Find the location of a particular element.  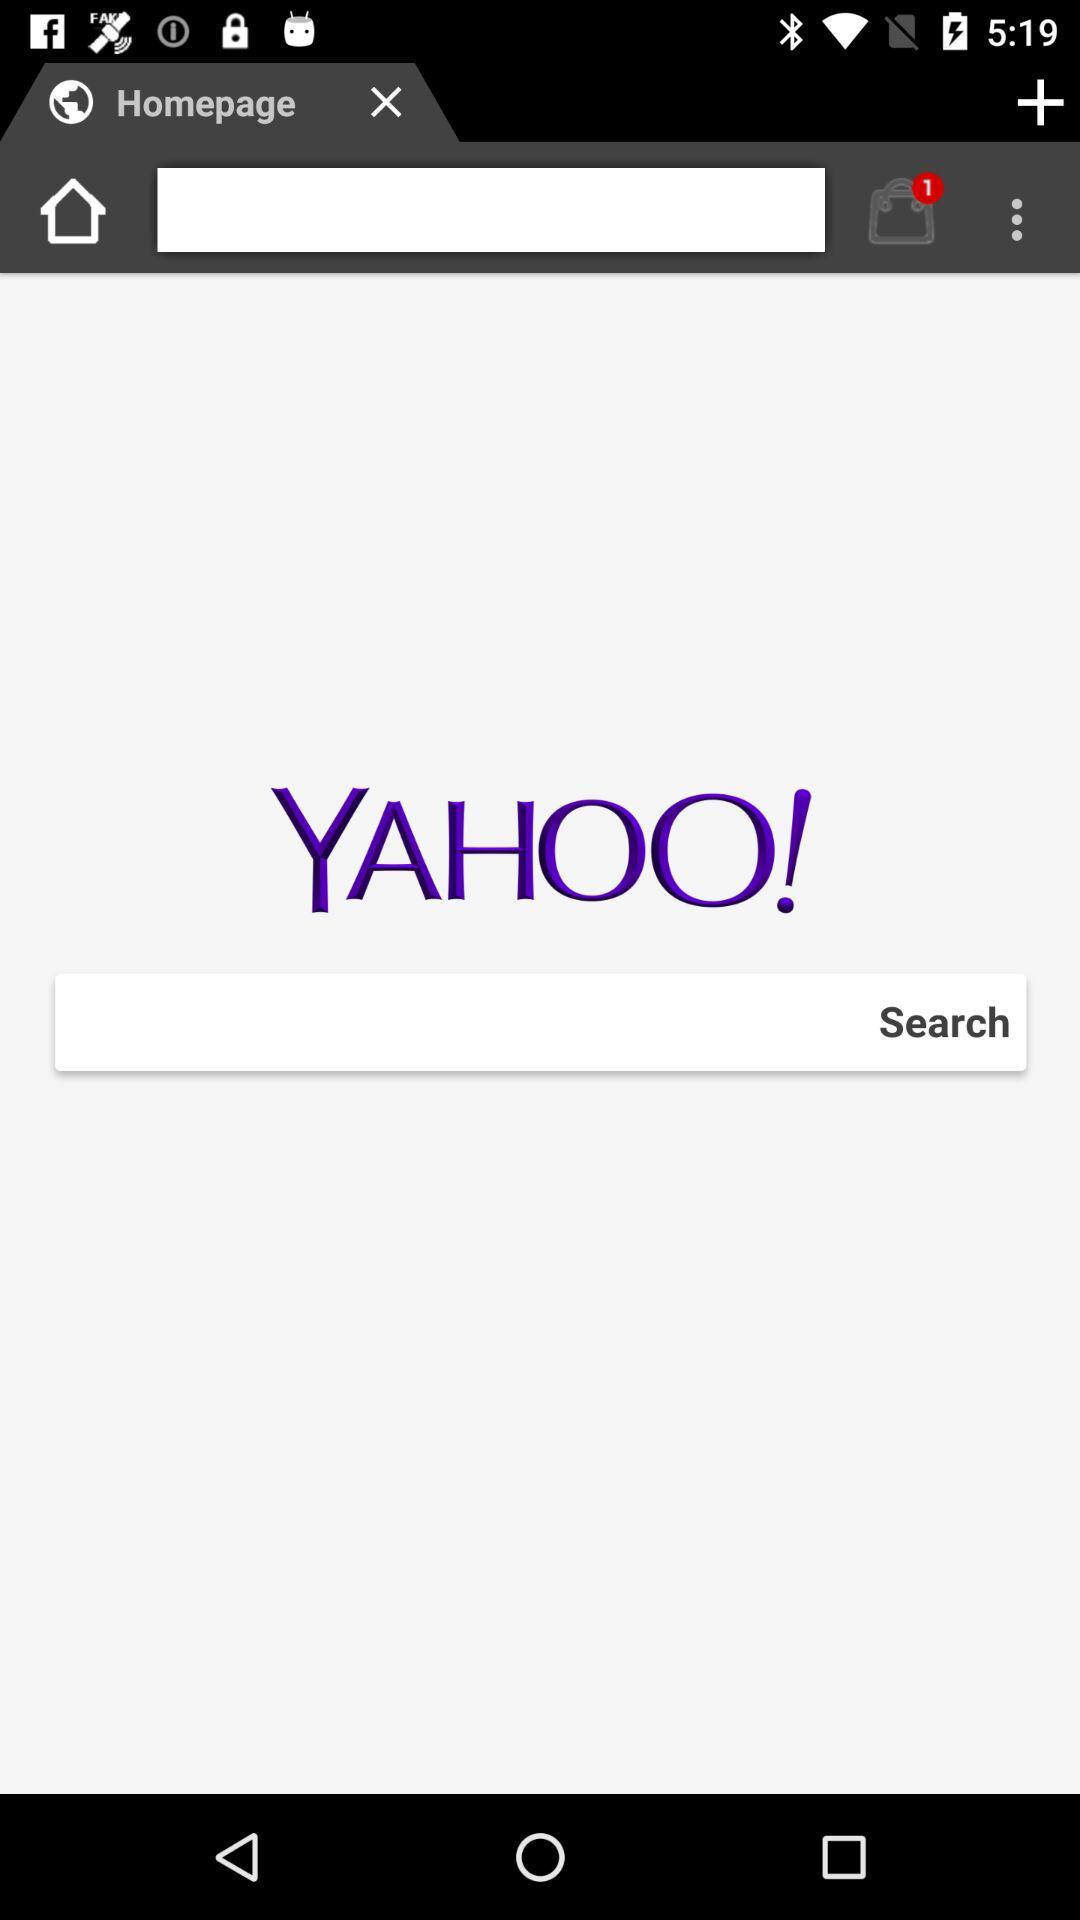

the add icon is located at coordinates (1039, 101).